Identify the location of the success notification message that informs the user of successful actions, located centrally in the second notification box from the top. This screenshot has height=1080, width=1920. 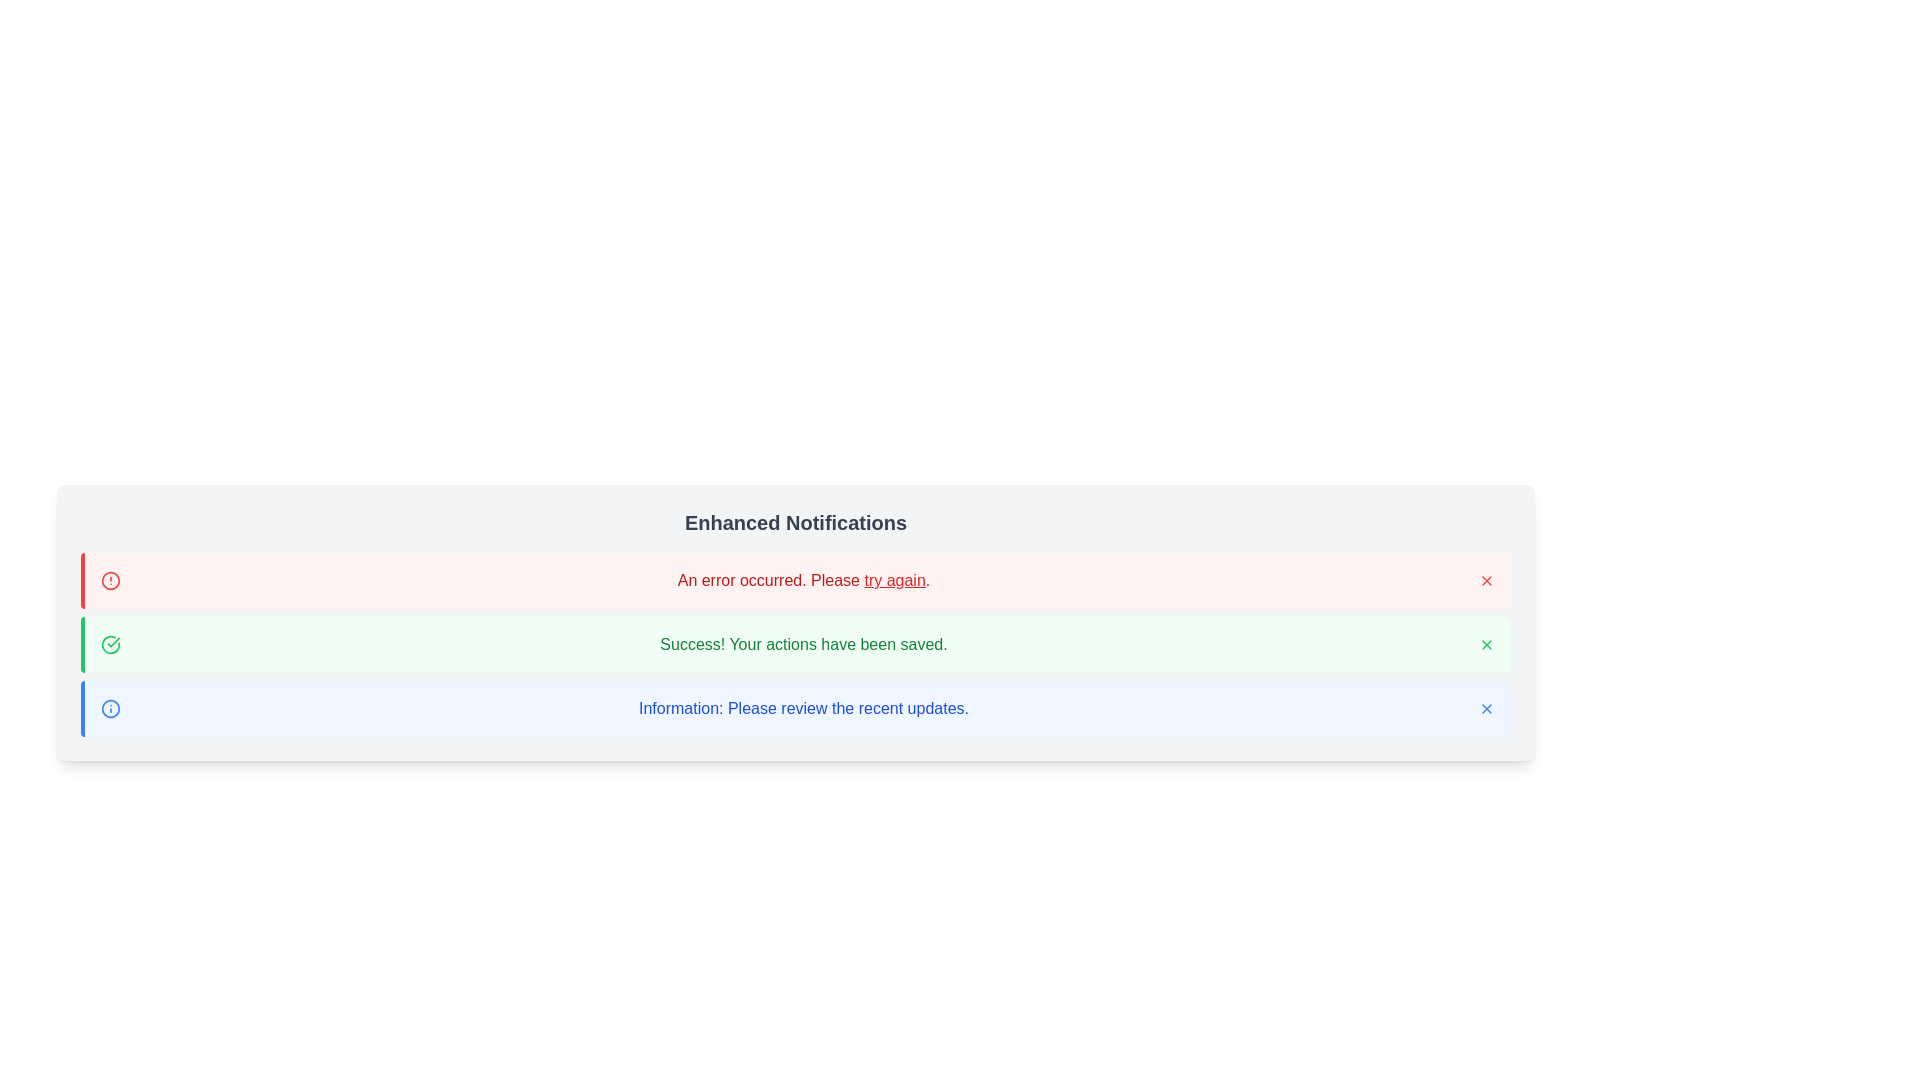
(804, 644).